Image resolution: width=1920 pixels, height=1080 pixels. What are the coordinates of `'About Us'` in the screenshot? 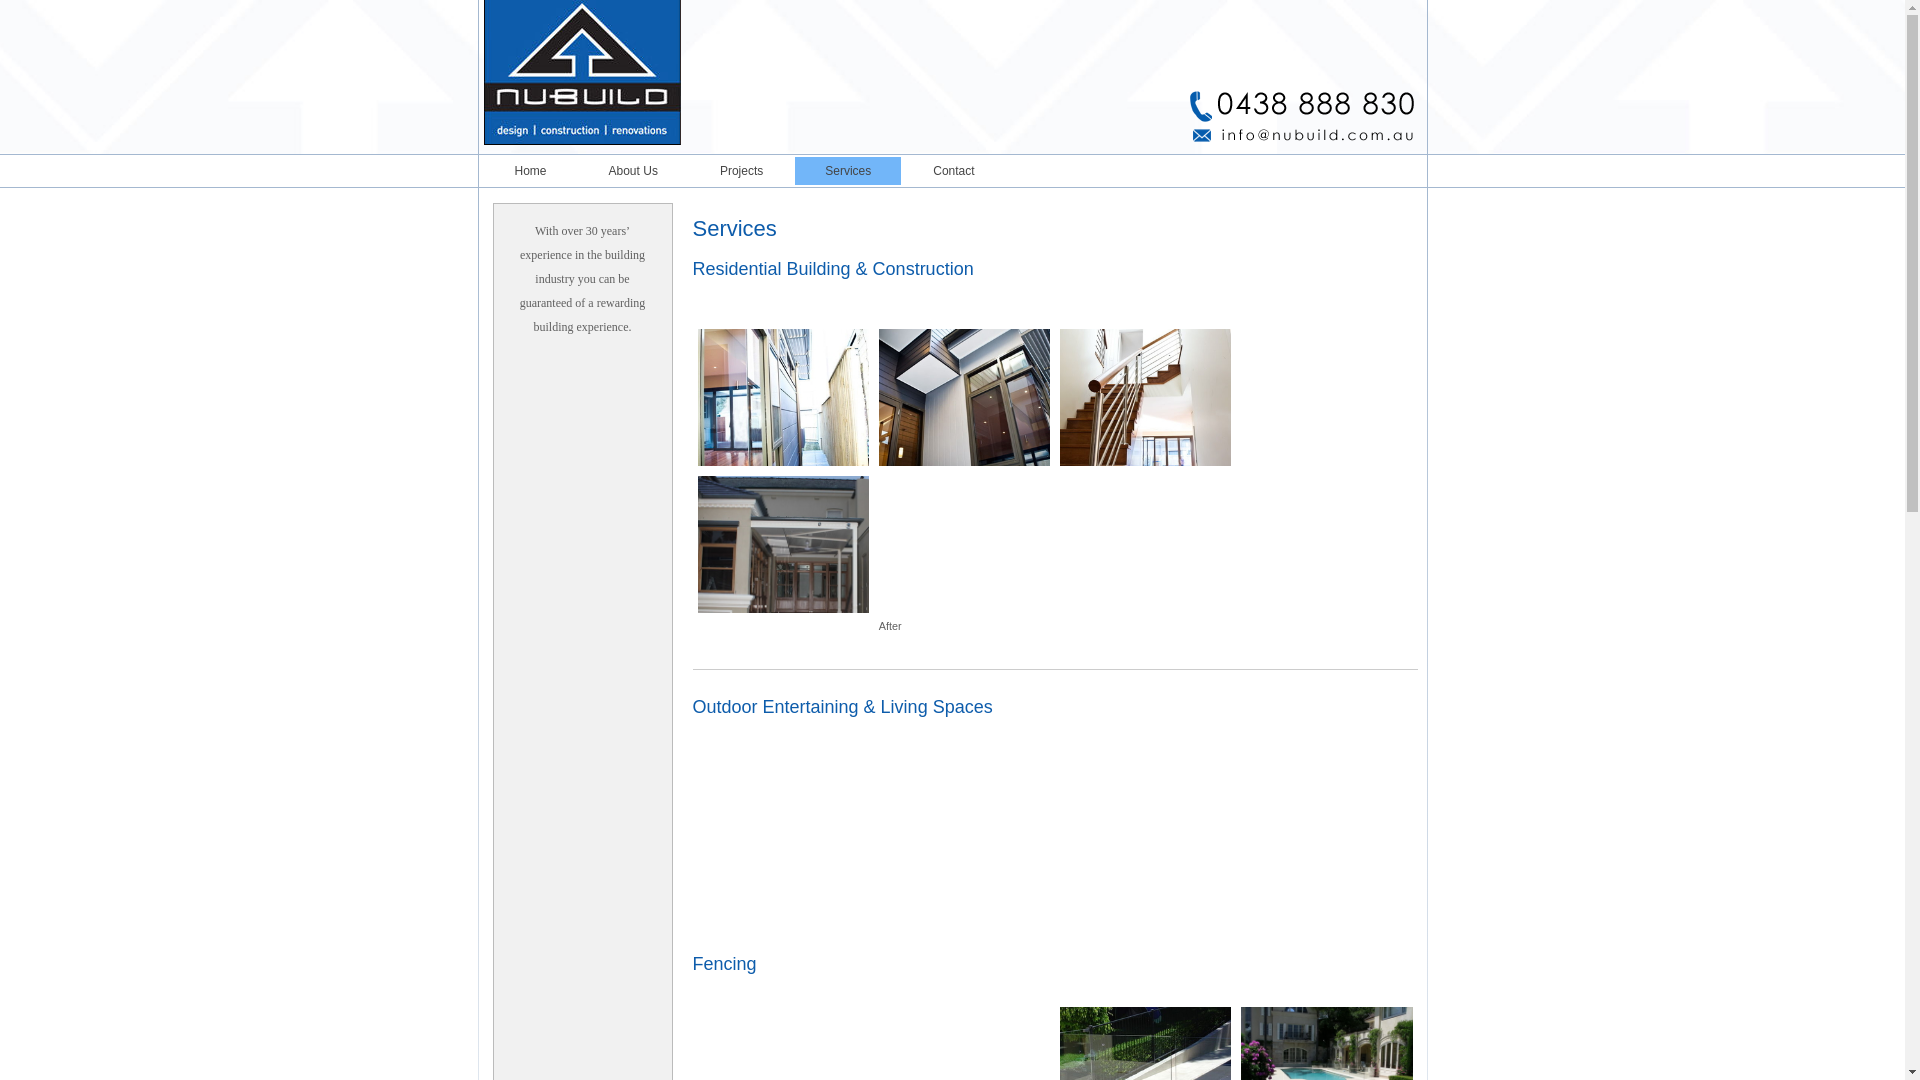 It's located at (632, 169).